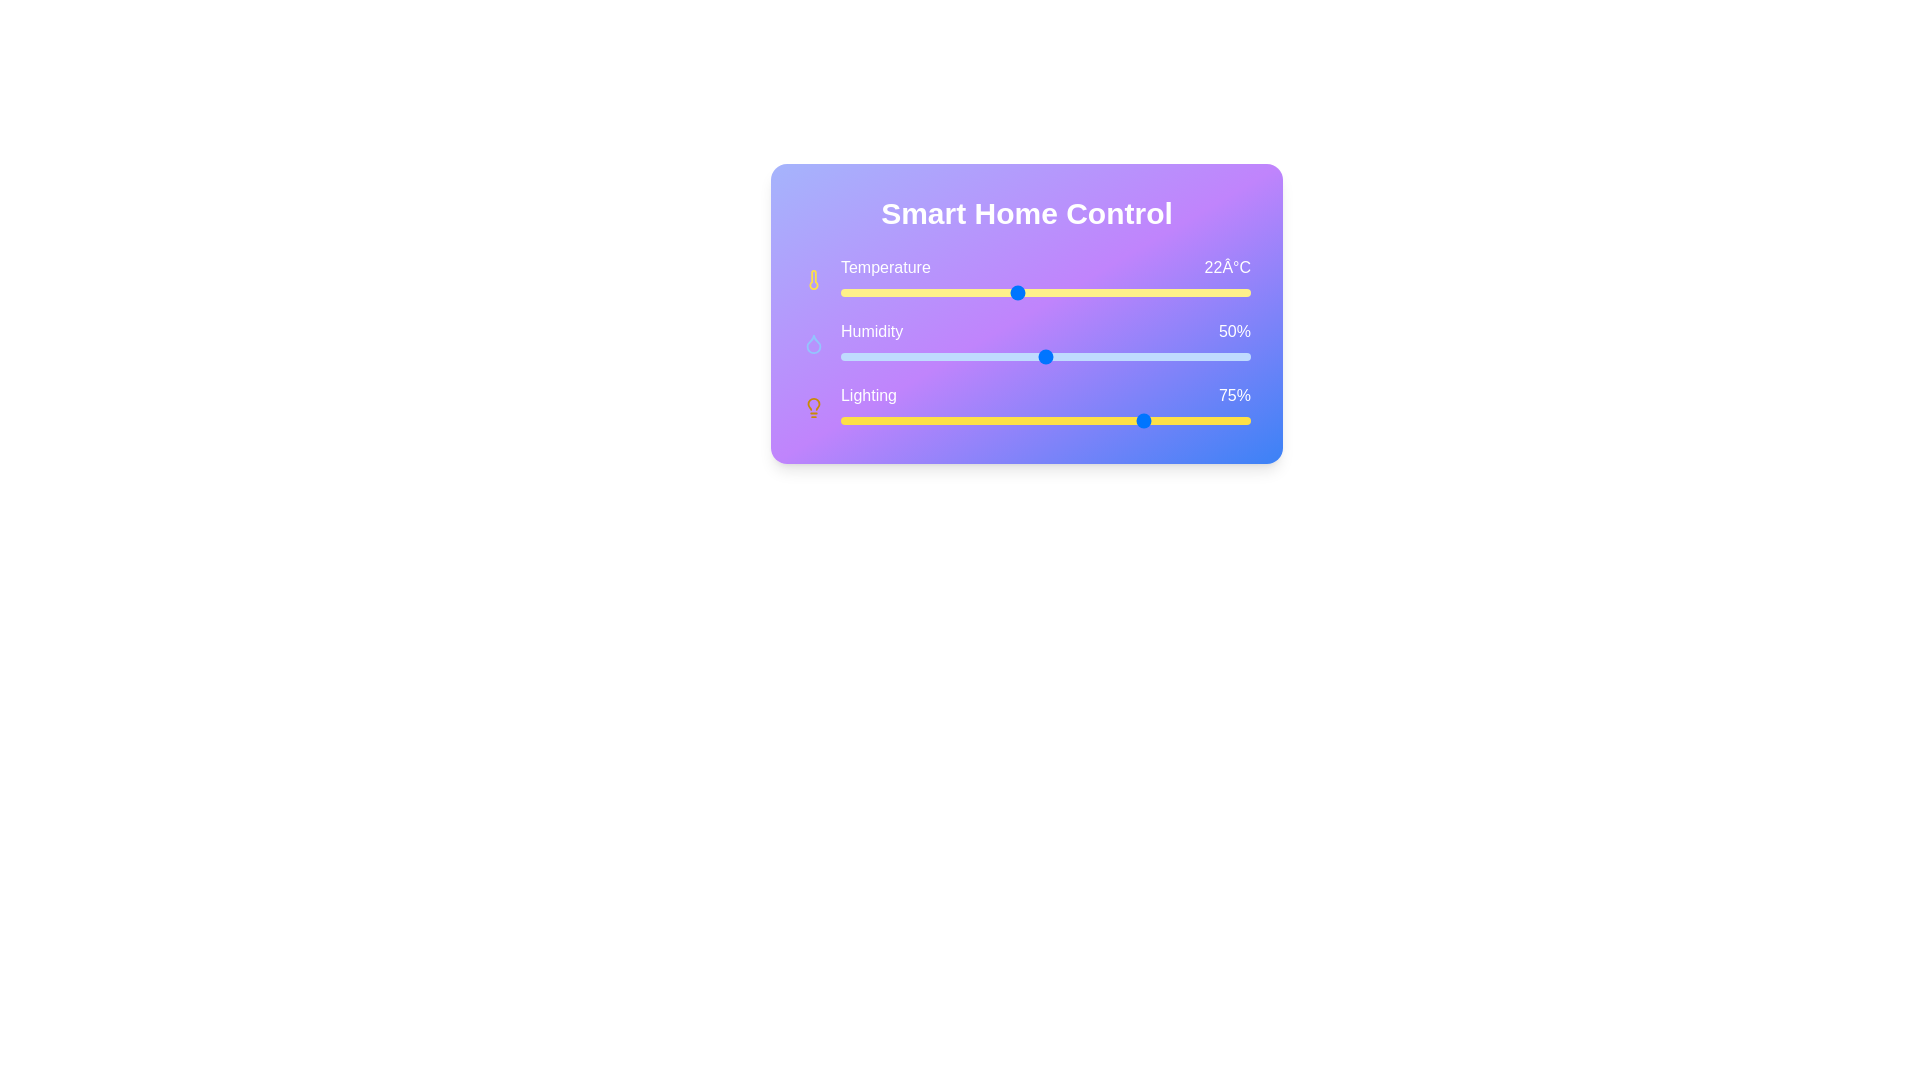 This screenshot has height=1080, width=1920. Describe the element at coordinates (927, 293) in the screenshot. I see `the temperature slider to set the temperature to 19°C` at that location.